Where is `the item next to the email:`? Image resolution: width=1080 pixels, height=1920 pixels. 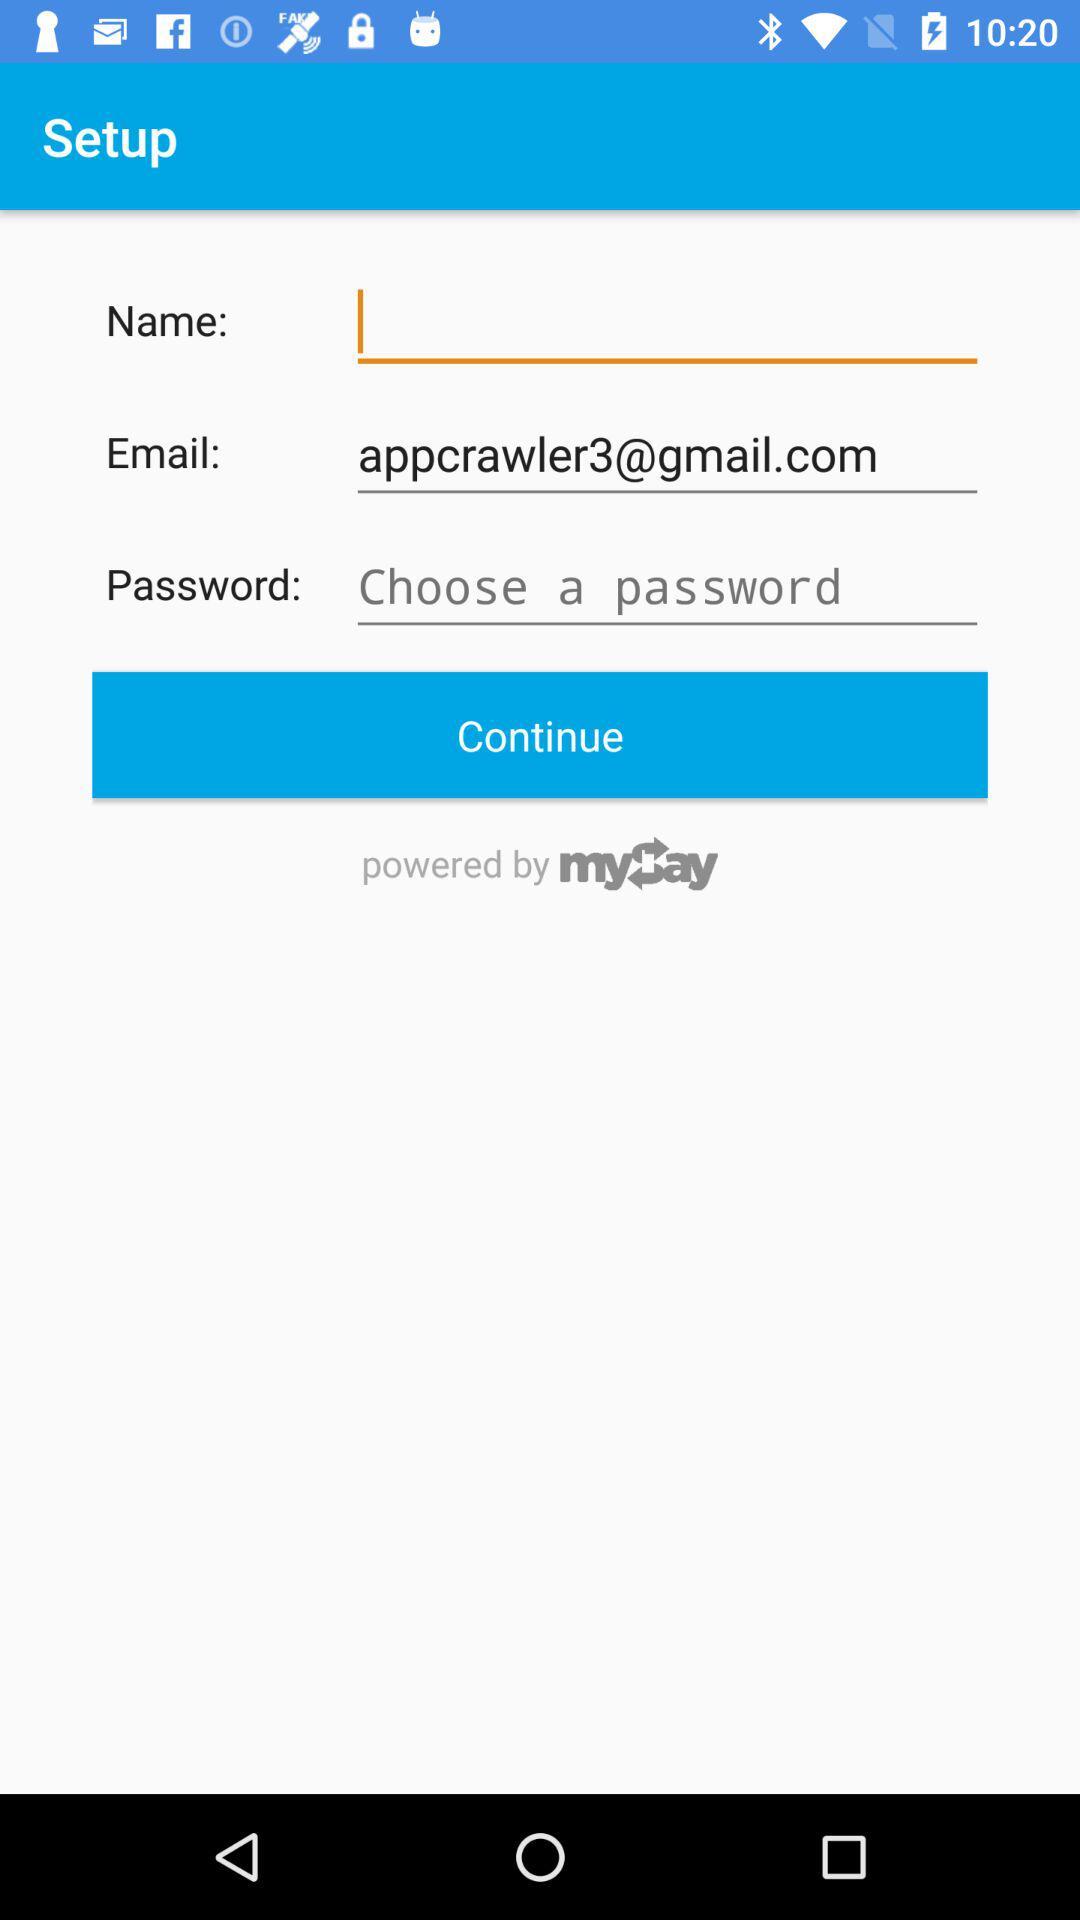 the item next to the email: is located at coordinates (667, 453).